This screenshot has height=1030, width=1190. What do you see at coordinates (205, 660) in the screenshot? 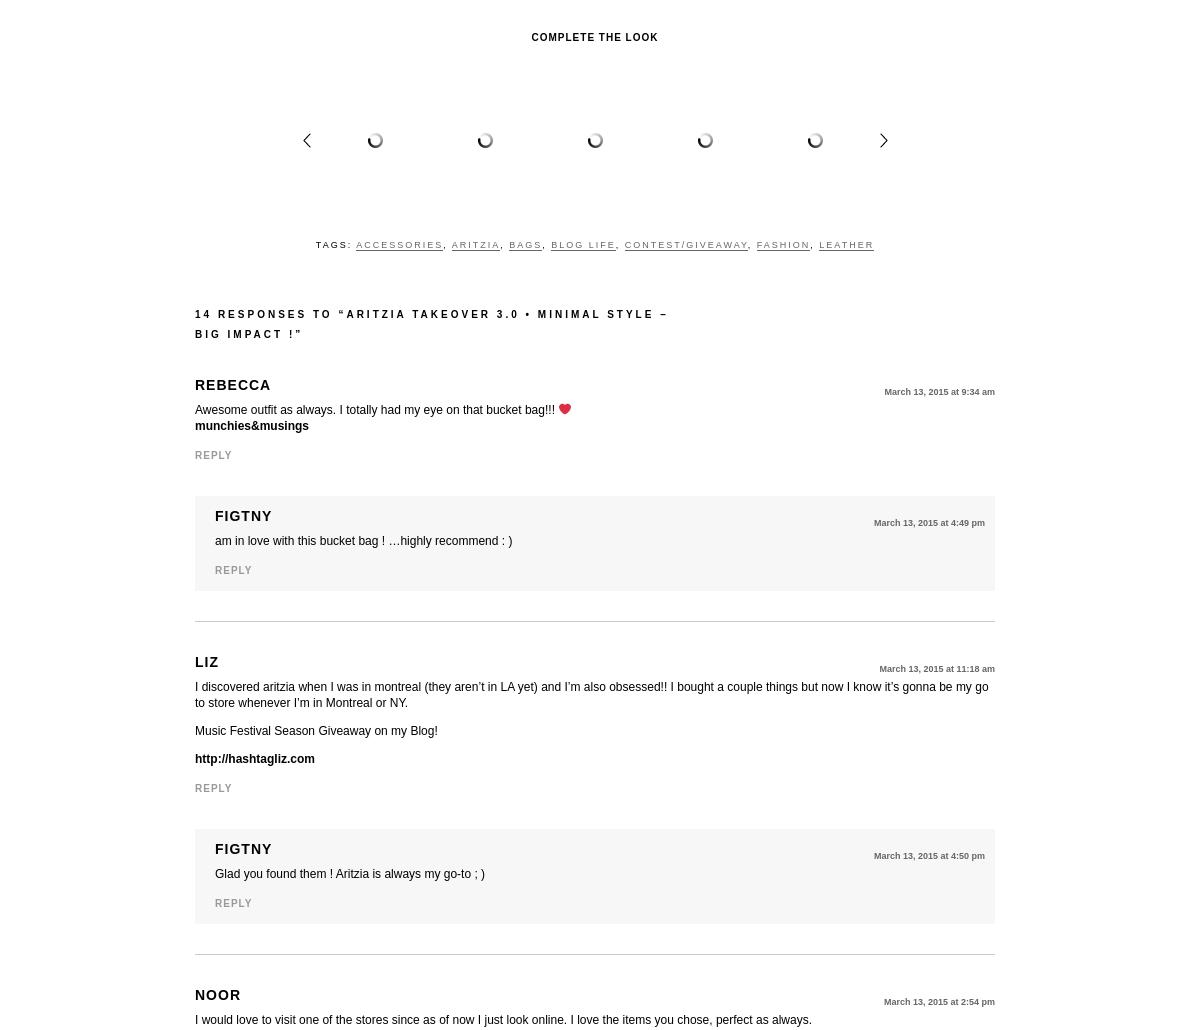
I see `'Liz'` at bounding box center [205, 660].